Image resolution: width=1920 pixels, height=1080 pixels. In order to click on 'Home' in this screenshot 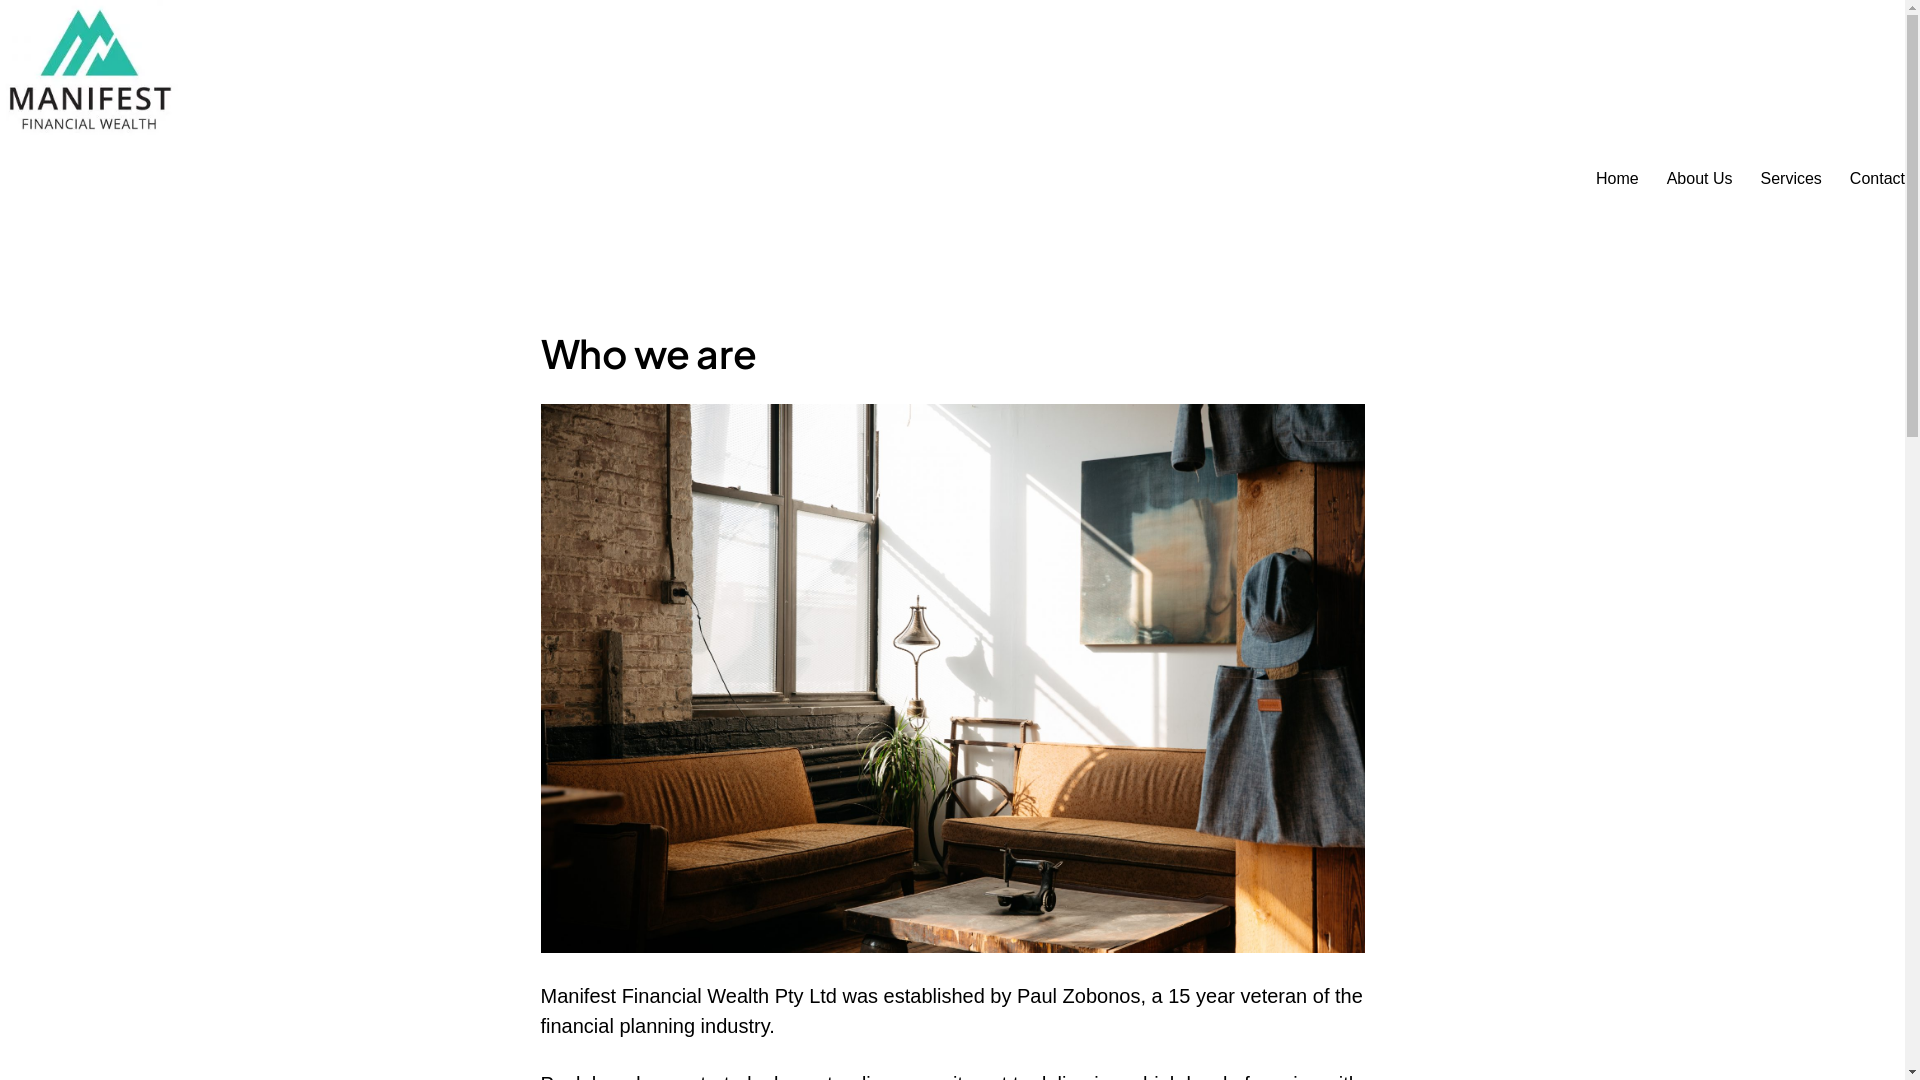, I will do `click(1617, 177)`.